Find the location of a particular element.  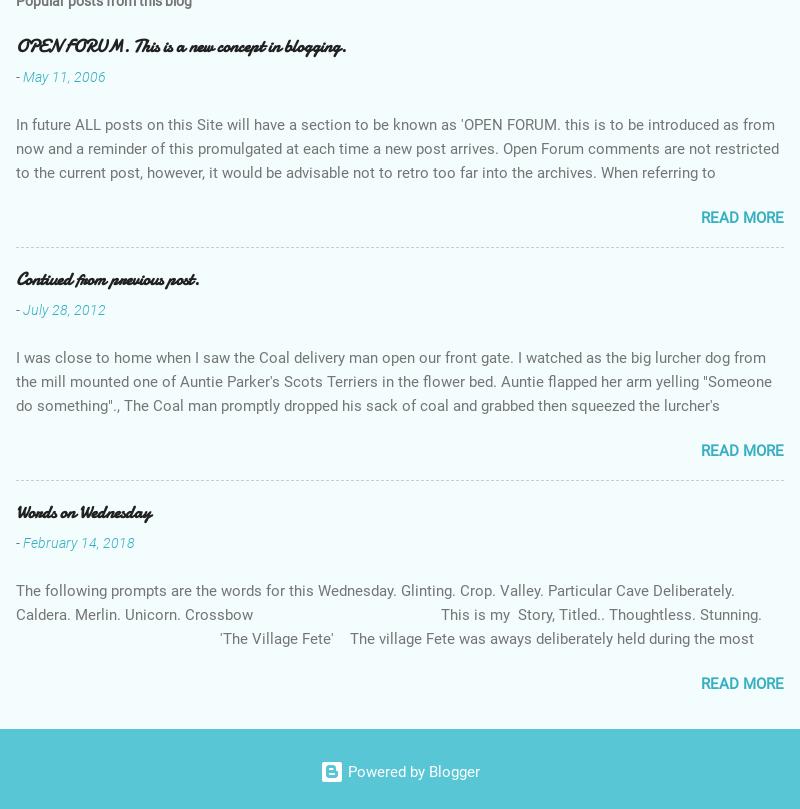

'Contiued from previous post.' is located at coordinates (106, 278).